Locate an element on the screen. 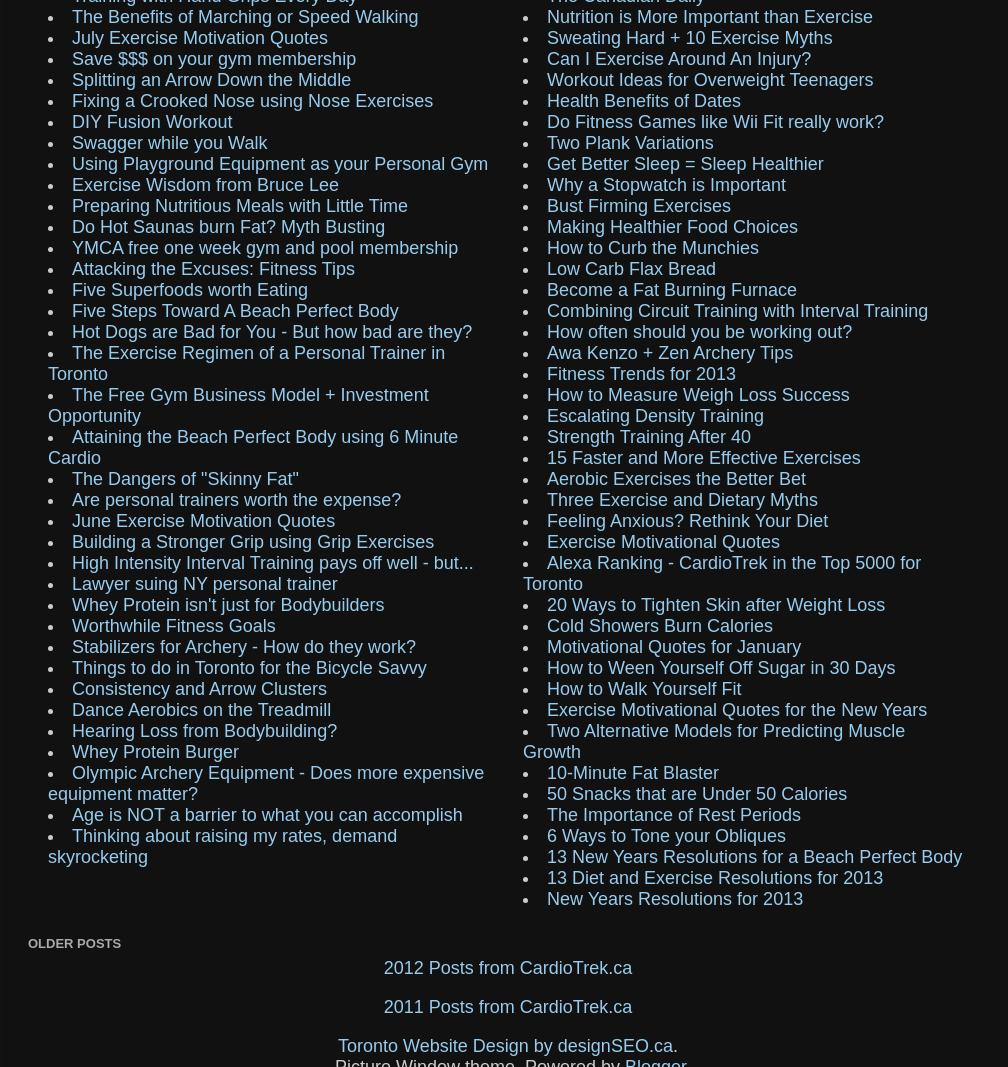  'Swagger while you Walk' is located at coordinates (169, 141).